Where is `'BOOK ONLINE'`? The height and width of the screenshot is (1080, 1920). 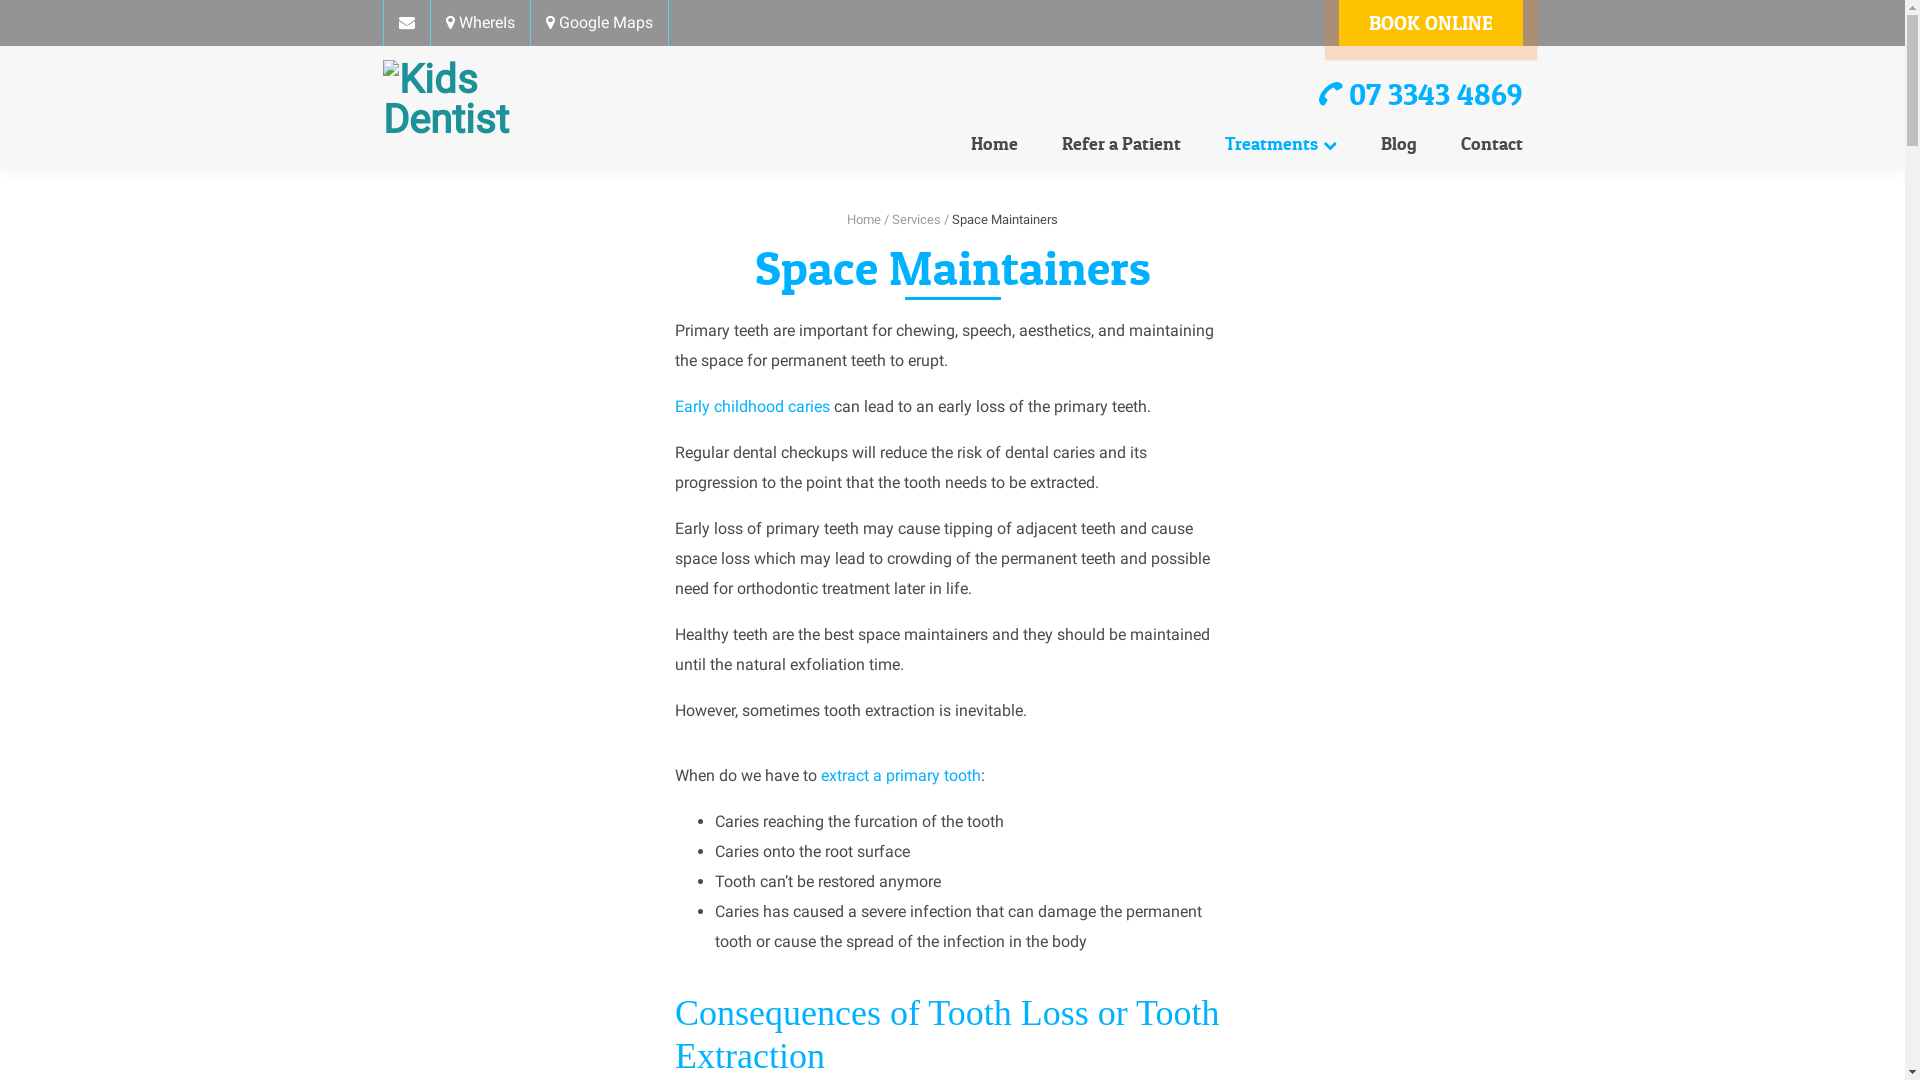 'BOOK ONLINE' is located at coordinates (1429, 23).